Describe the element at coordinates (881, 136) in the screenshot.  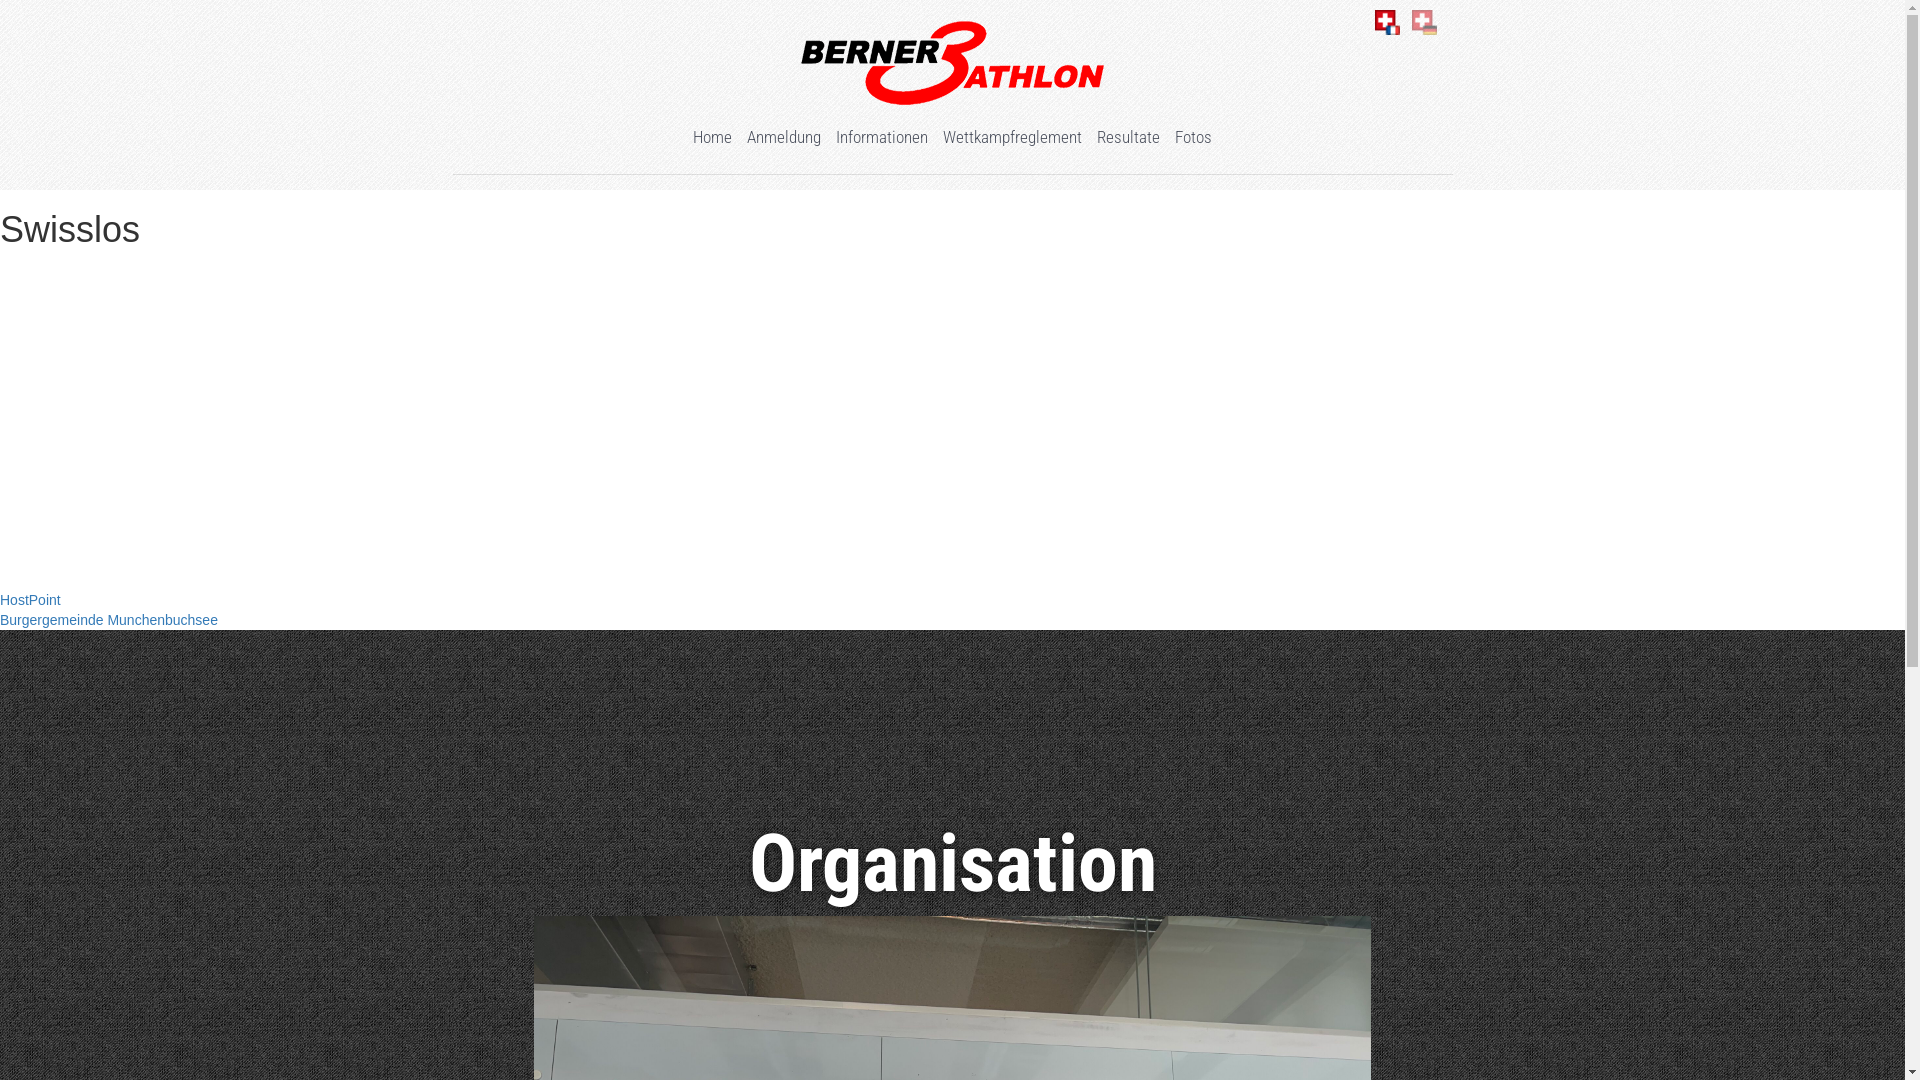
I see `'Informationen'` at that location.